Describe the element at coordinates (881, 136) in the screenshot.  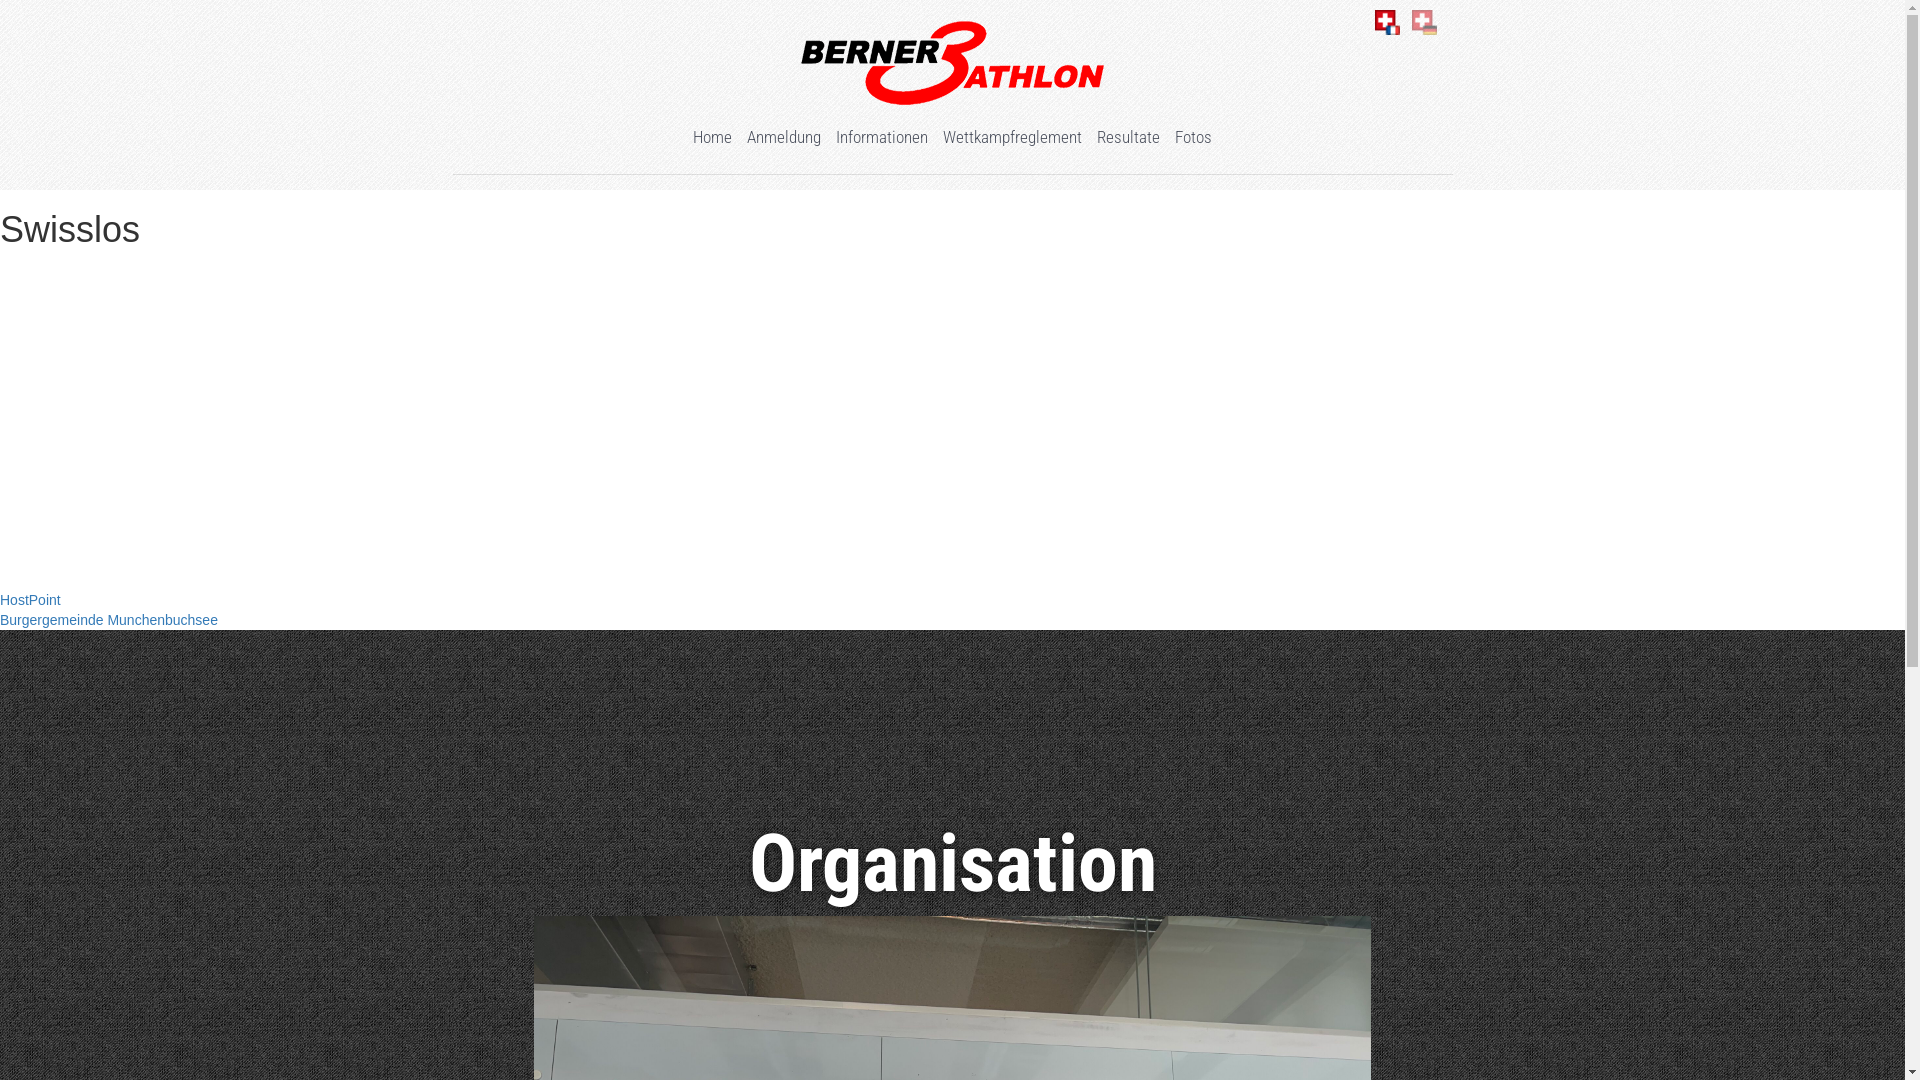
I see `'Informationen'` at that location.